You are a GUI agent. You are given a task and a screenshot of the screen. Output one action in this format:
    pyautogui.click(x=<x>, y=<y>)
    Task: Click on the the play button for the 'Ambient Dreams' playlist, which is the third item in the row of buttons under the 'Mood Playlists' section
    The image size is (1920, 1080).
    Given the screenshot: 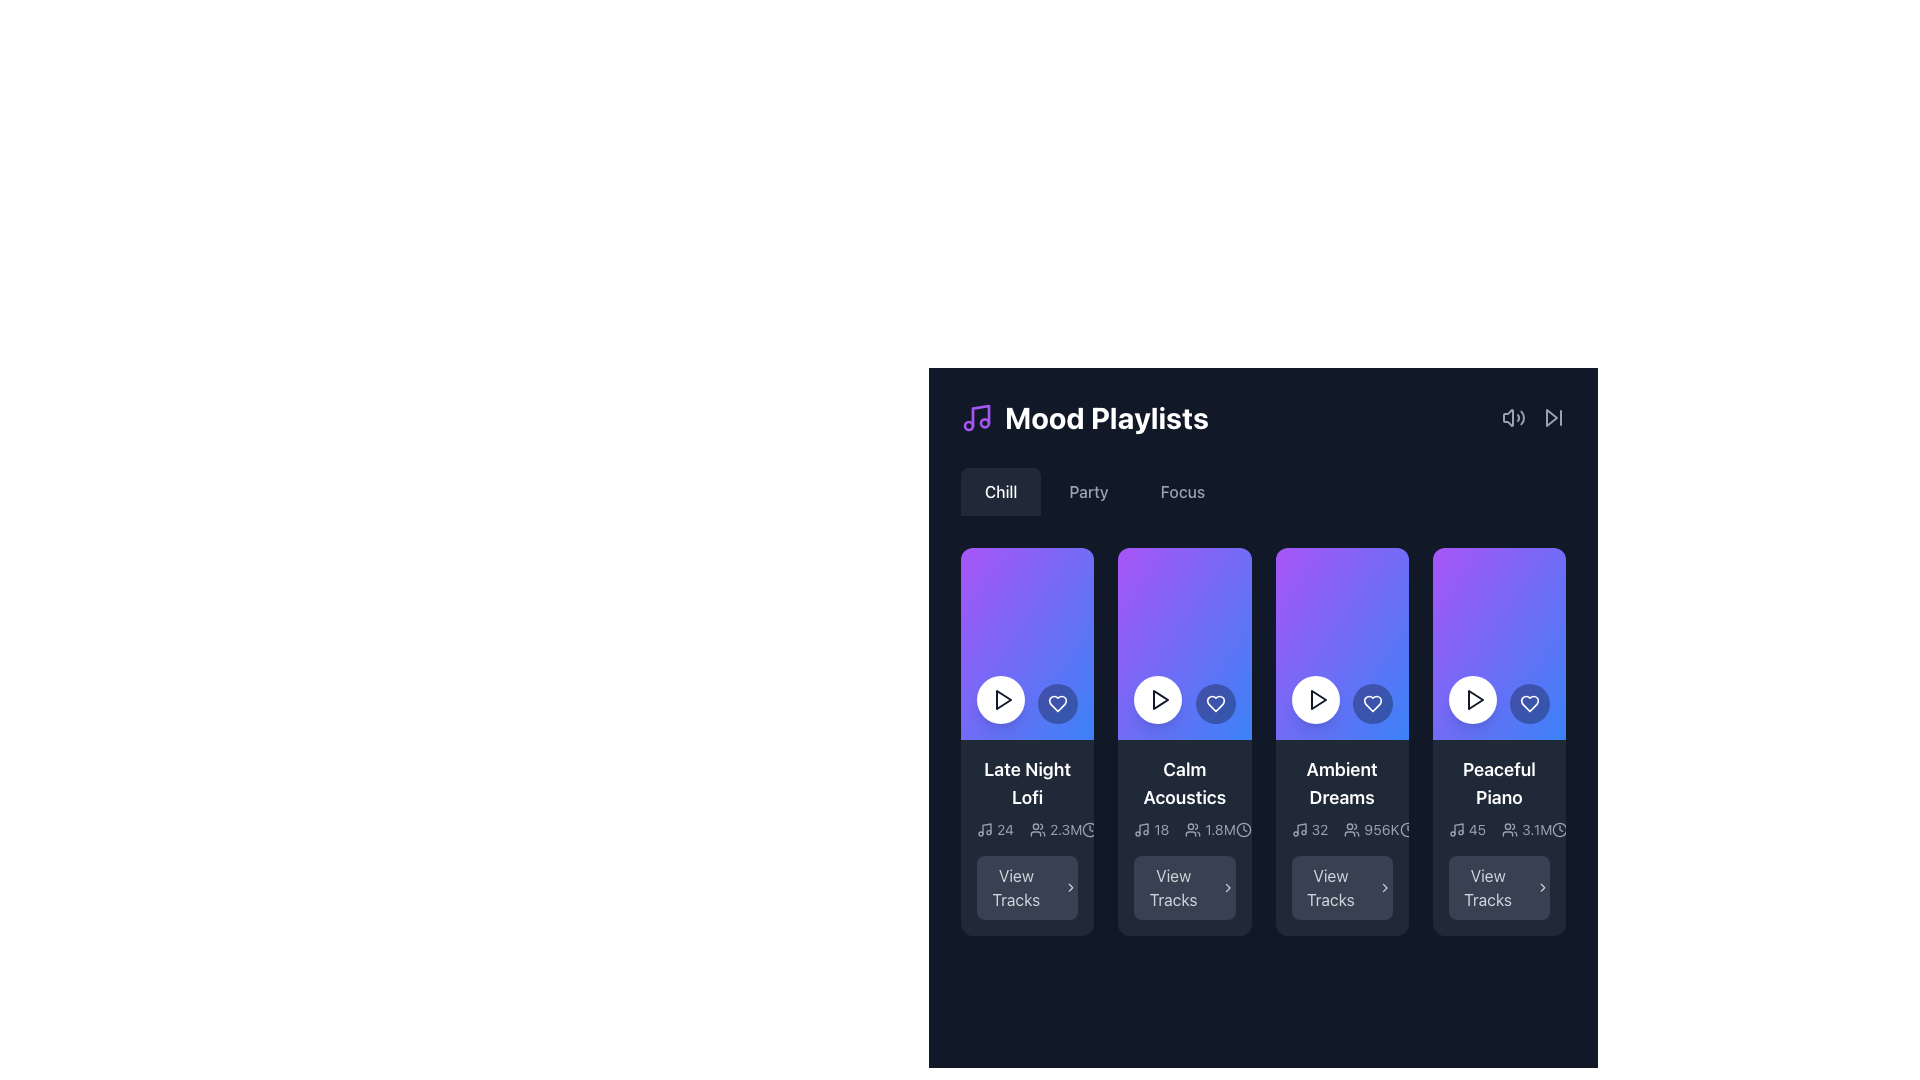 What is the action you would take?
    pyautogui.click(x=1318, y=698)
    